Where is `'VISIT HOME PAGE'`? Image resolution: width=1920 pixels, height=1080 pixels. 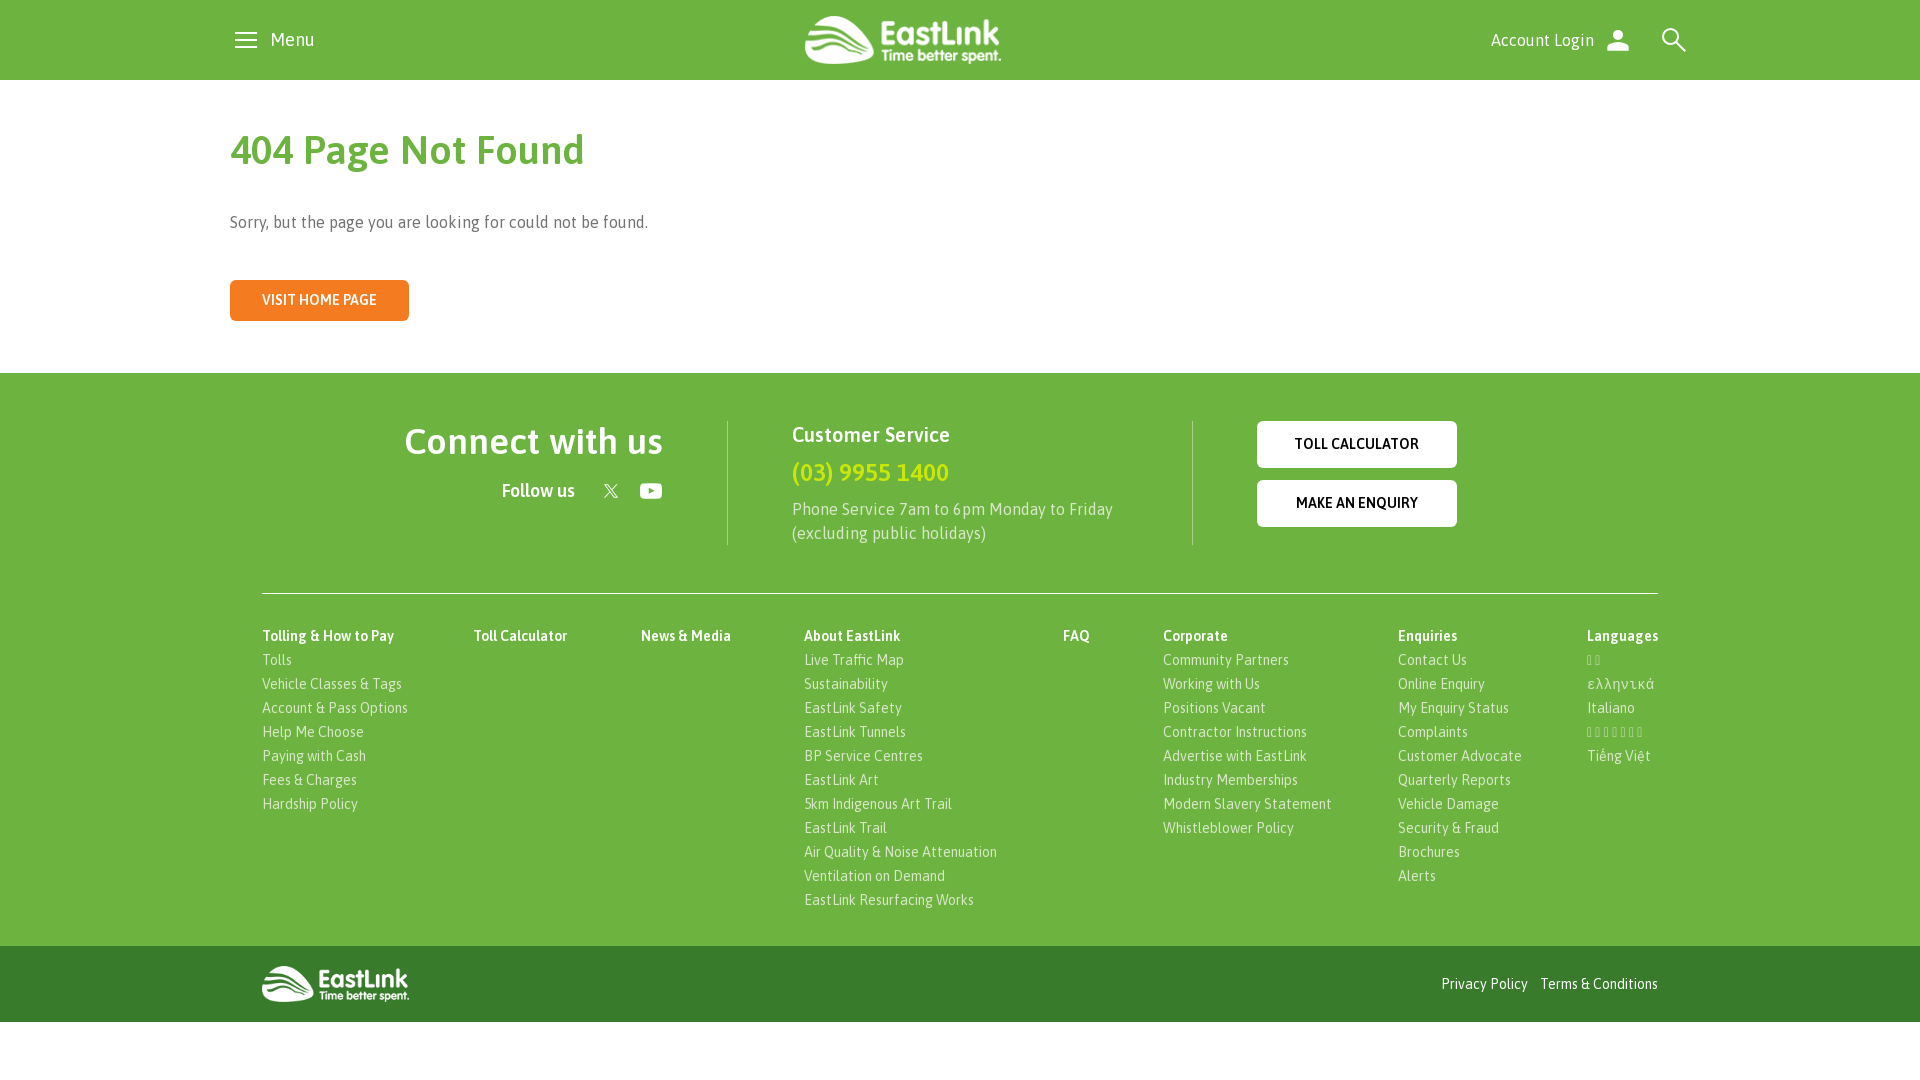 'VISIT HOME PAGE' is located at coordinates (318, 300).